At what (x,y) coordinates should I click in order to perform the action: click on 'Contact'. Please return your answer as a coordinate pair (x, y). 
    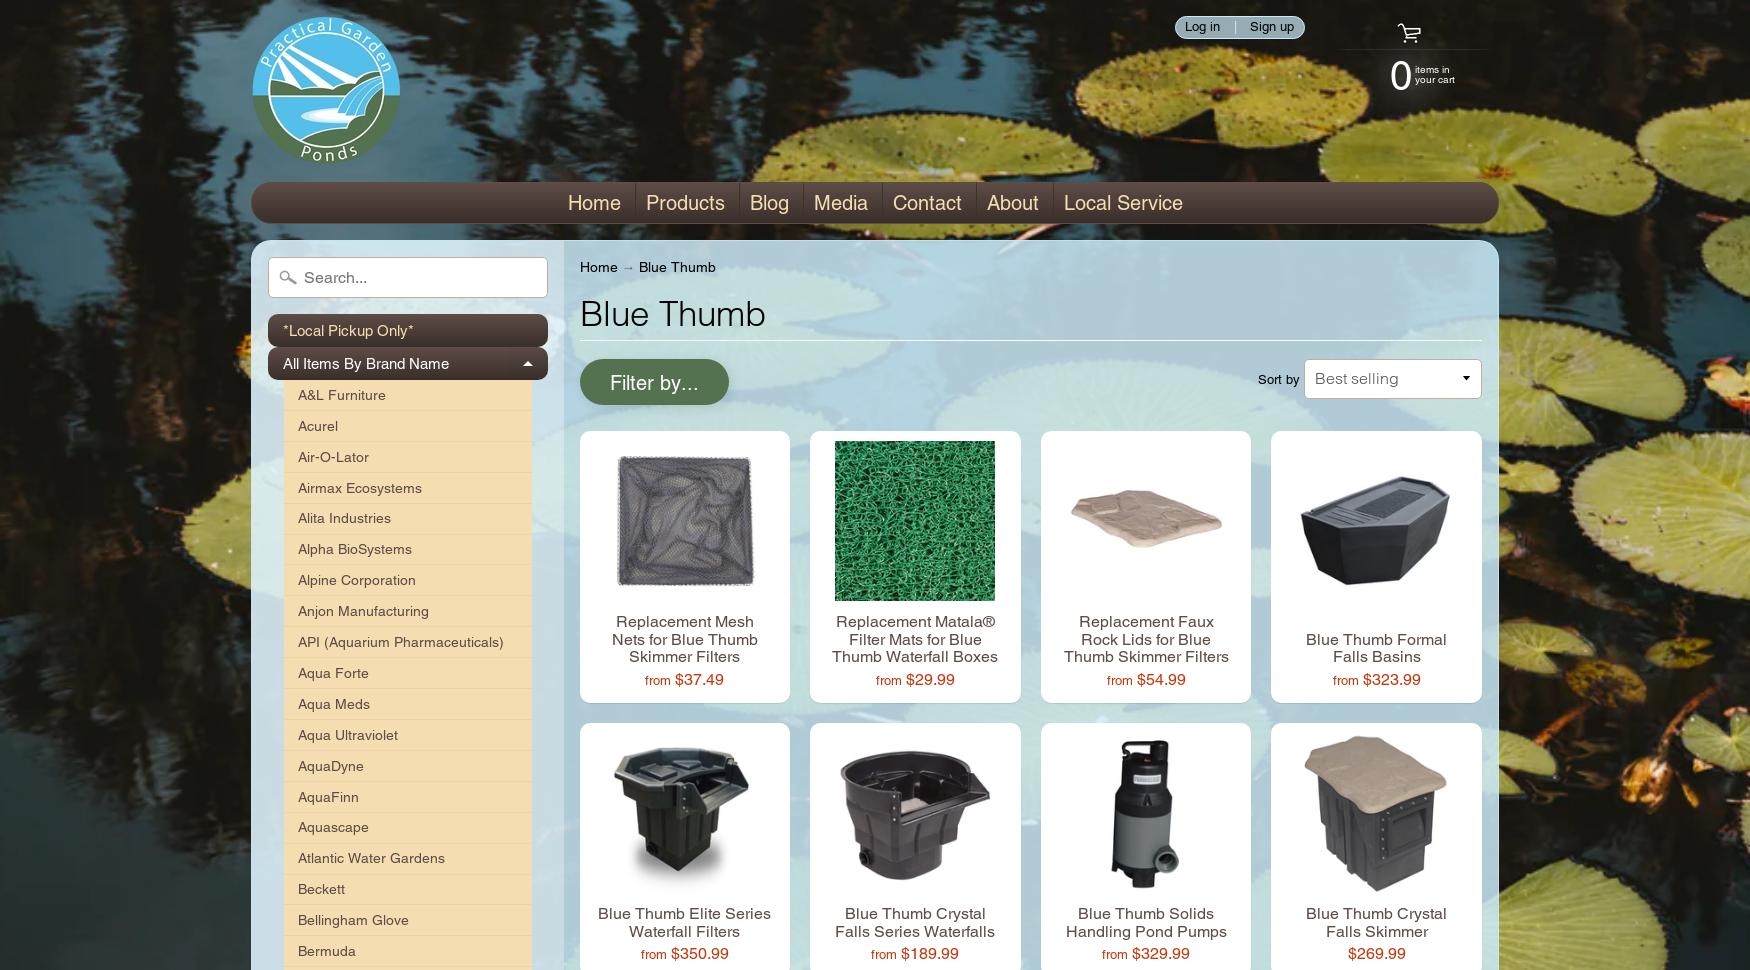
    Looking at the image, I should click on (925, 203).